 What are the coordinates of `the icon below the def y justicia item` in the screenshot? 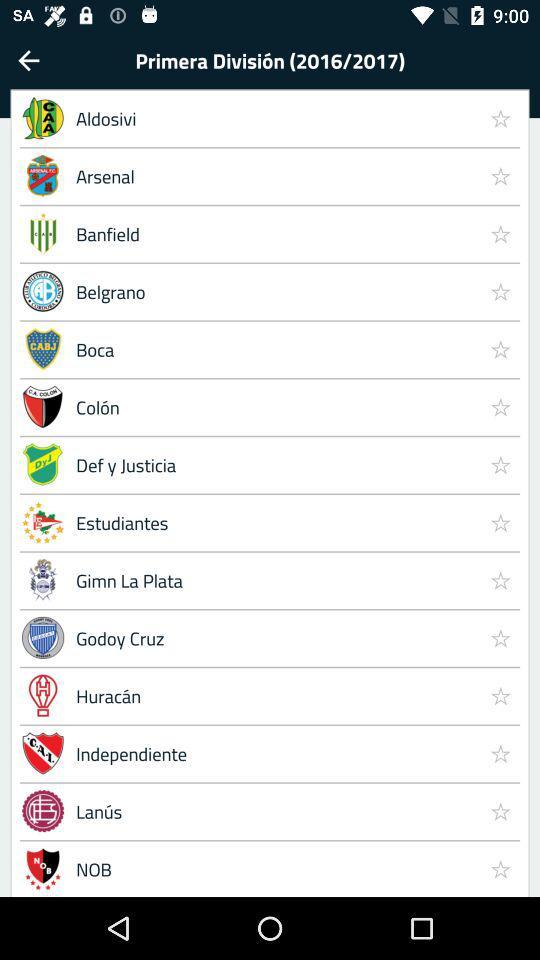 It's located at (499, 521).